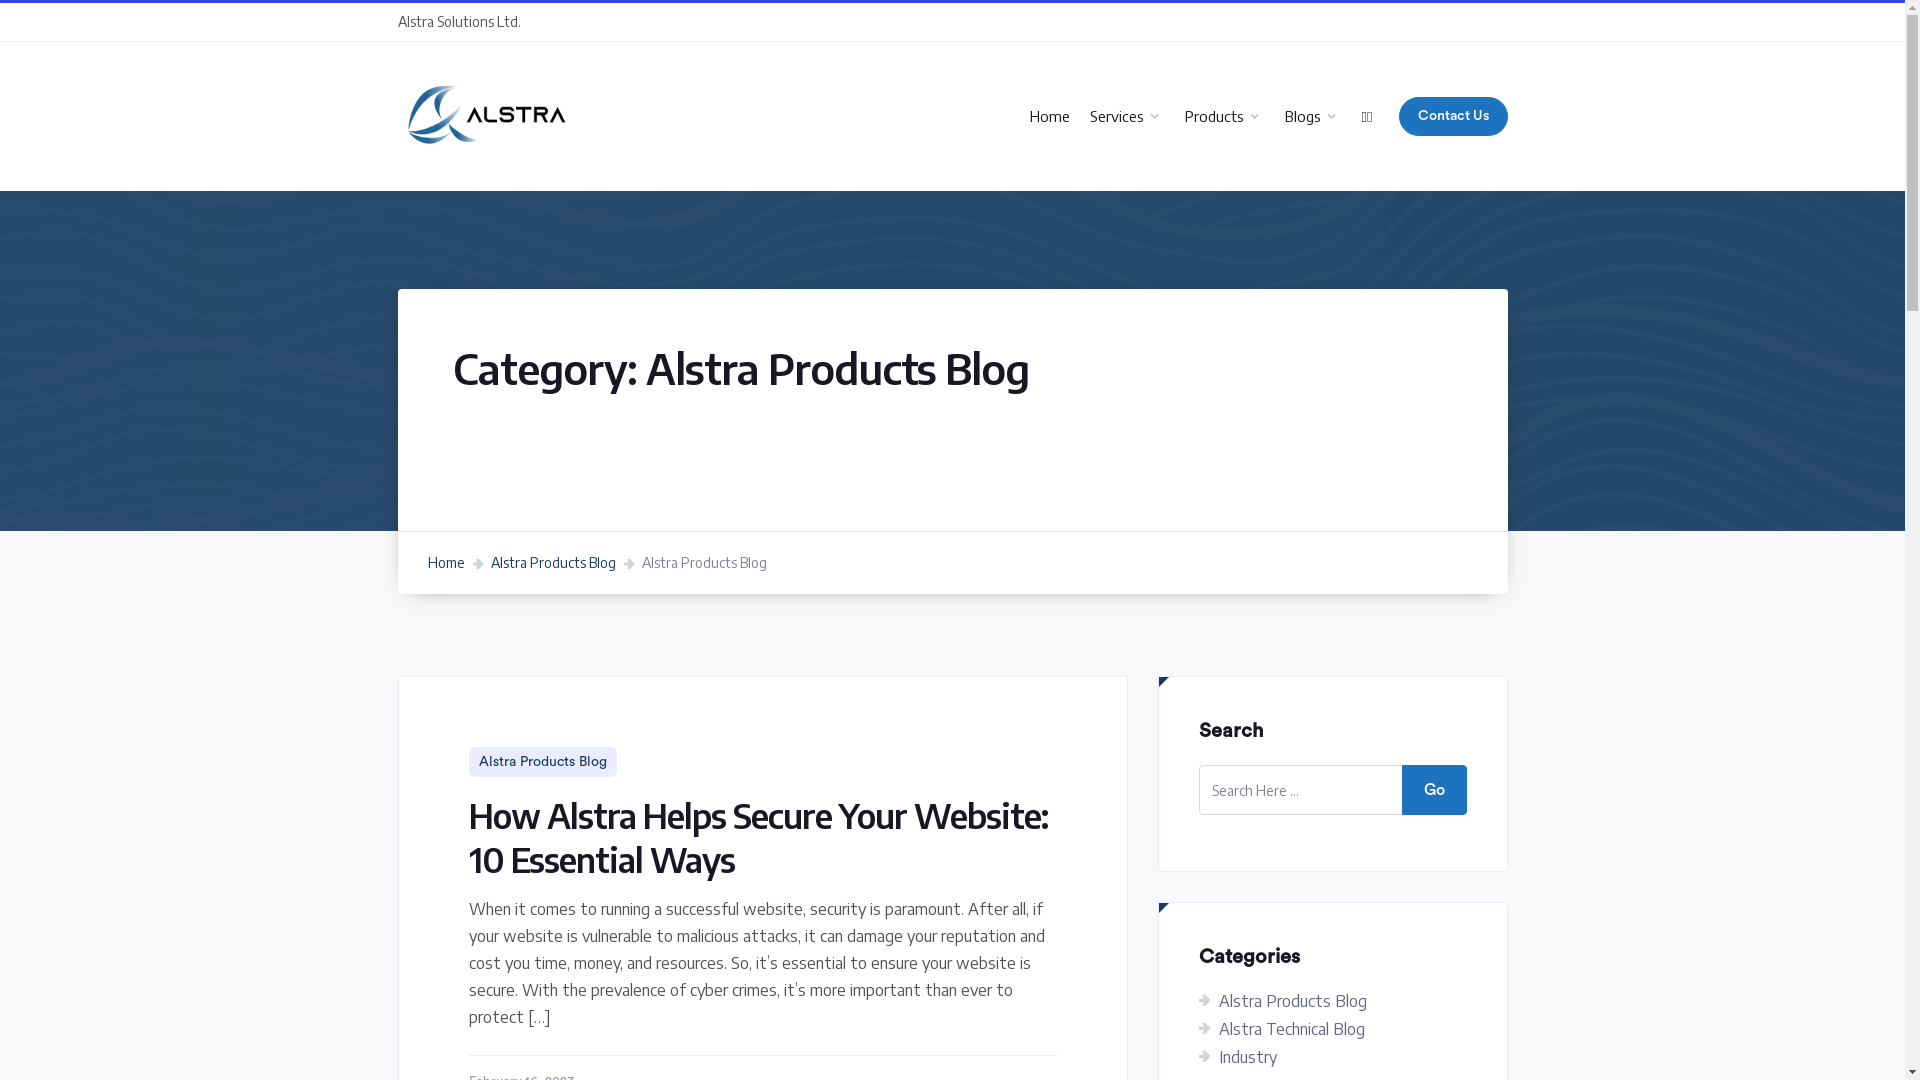  What do you see at coordinates (1291, 1029) in the screenshot?
I see `'Alstra Technical Blog'` at bounding box center [1291, 1029].